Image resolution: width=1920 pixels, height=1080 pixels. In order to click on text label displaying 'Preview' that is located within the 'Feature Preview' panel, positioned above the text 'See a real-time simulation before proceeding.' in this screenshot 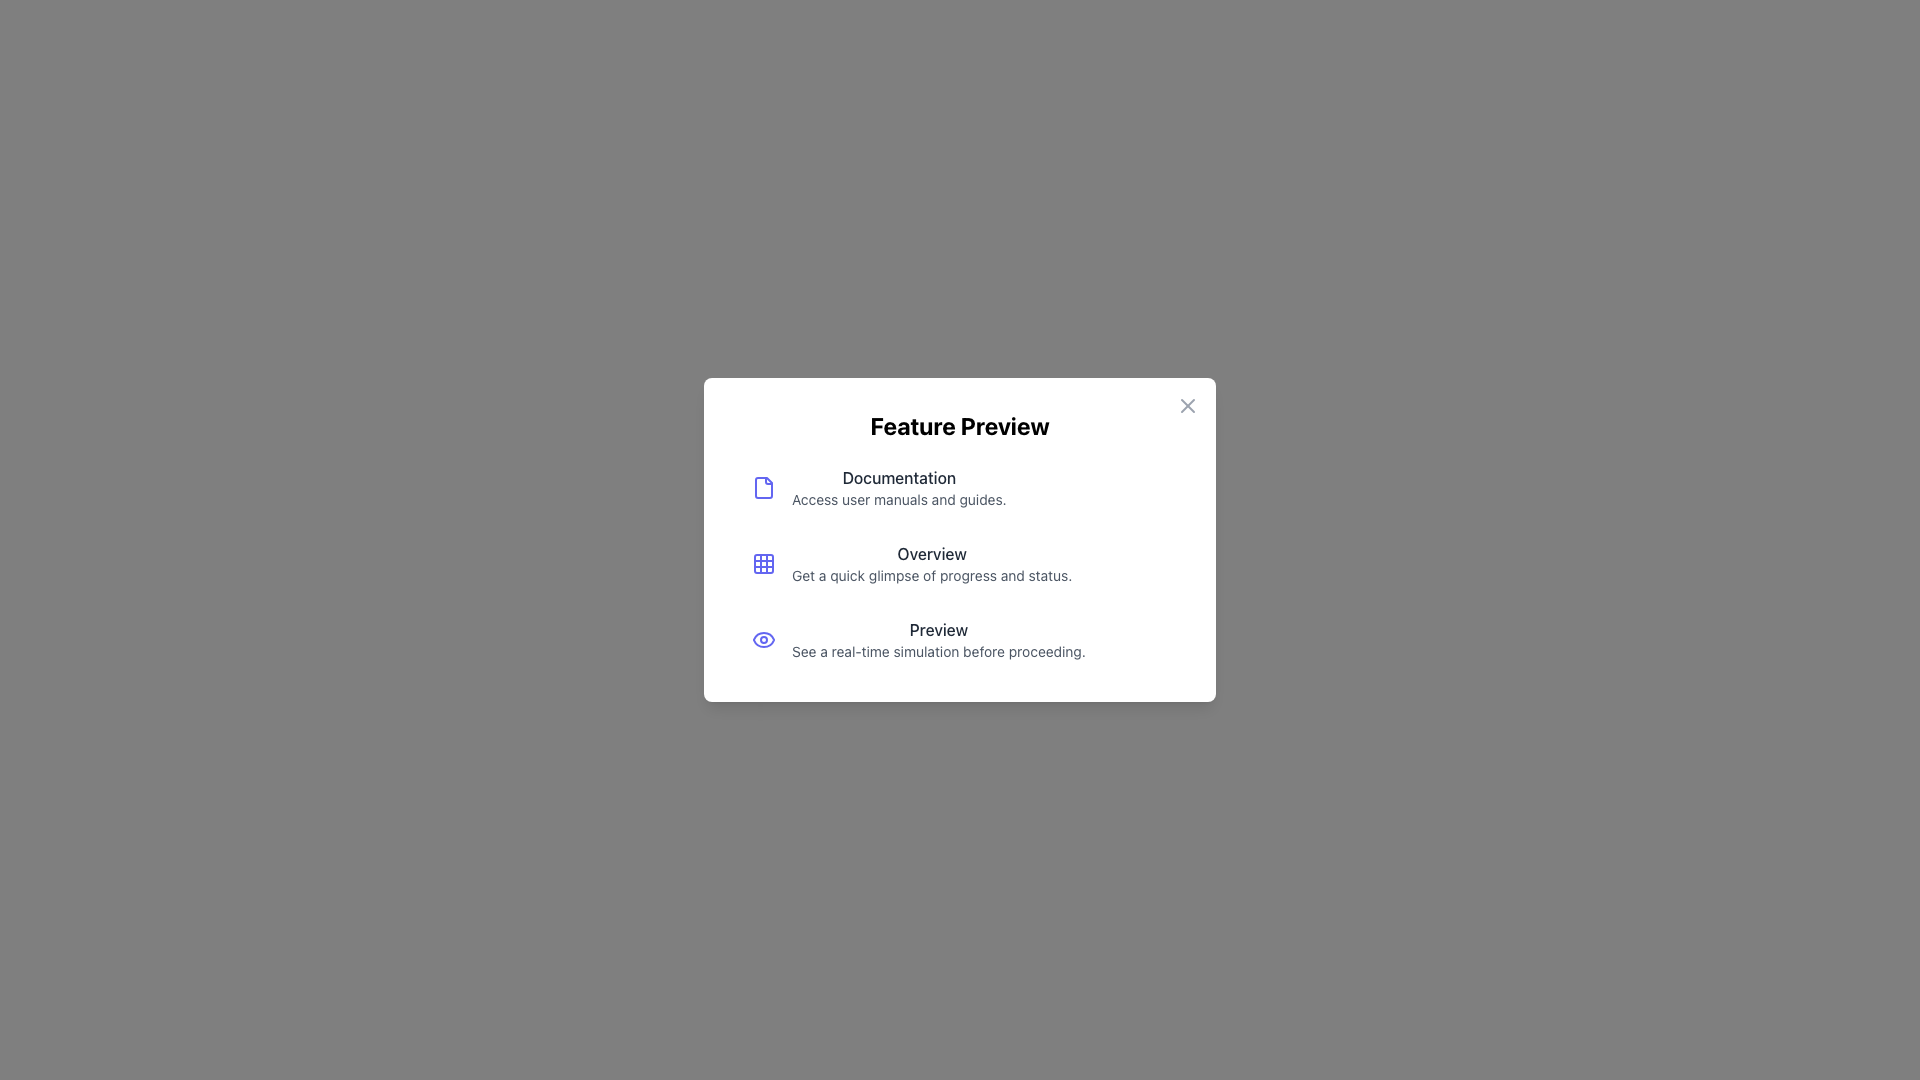, I will do `click(937, 628)`.